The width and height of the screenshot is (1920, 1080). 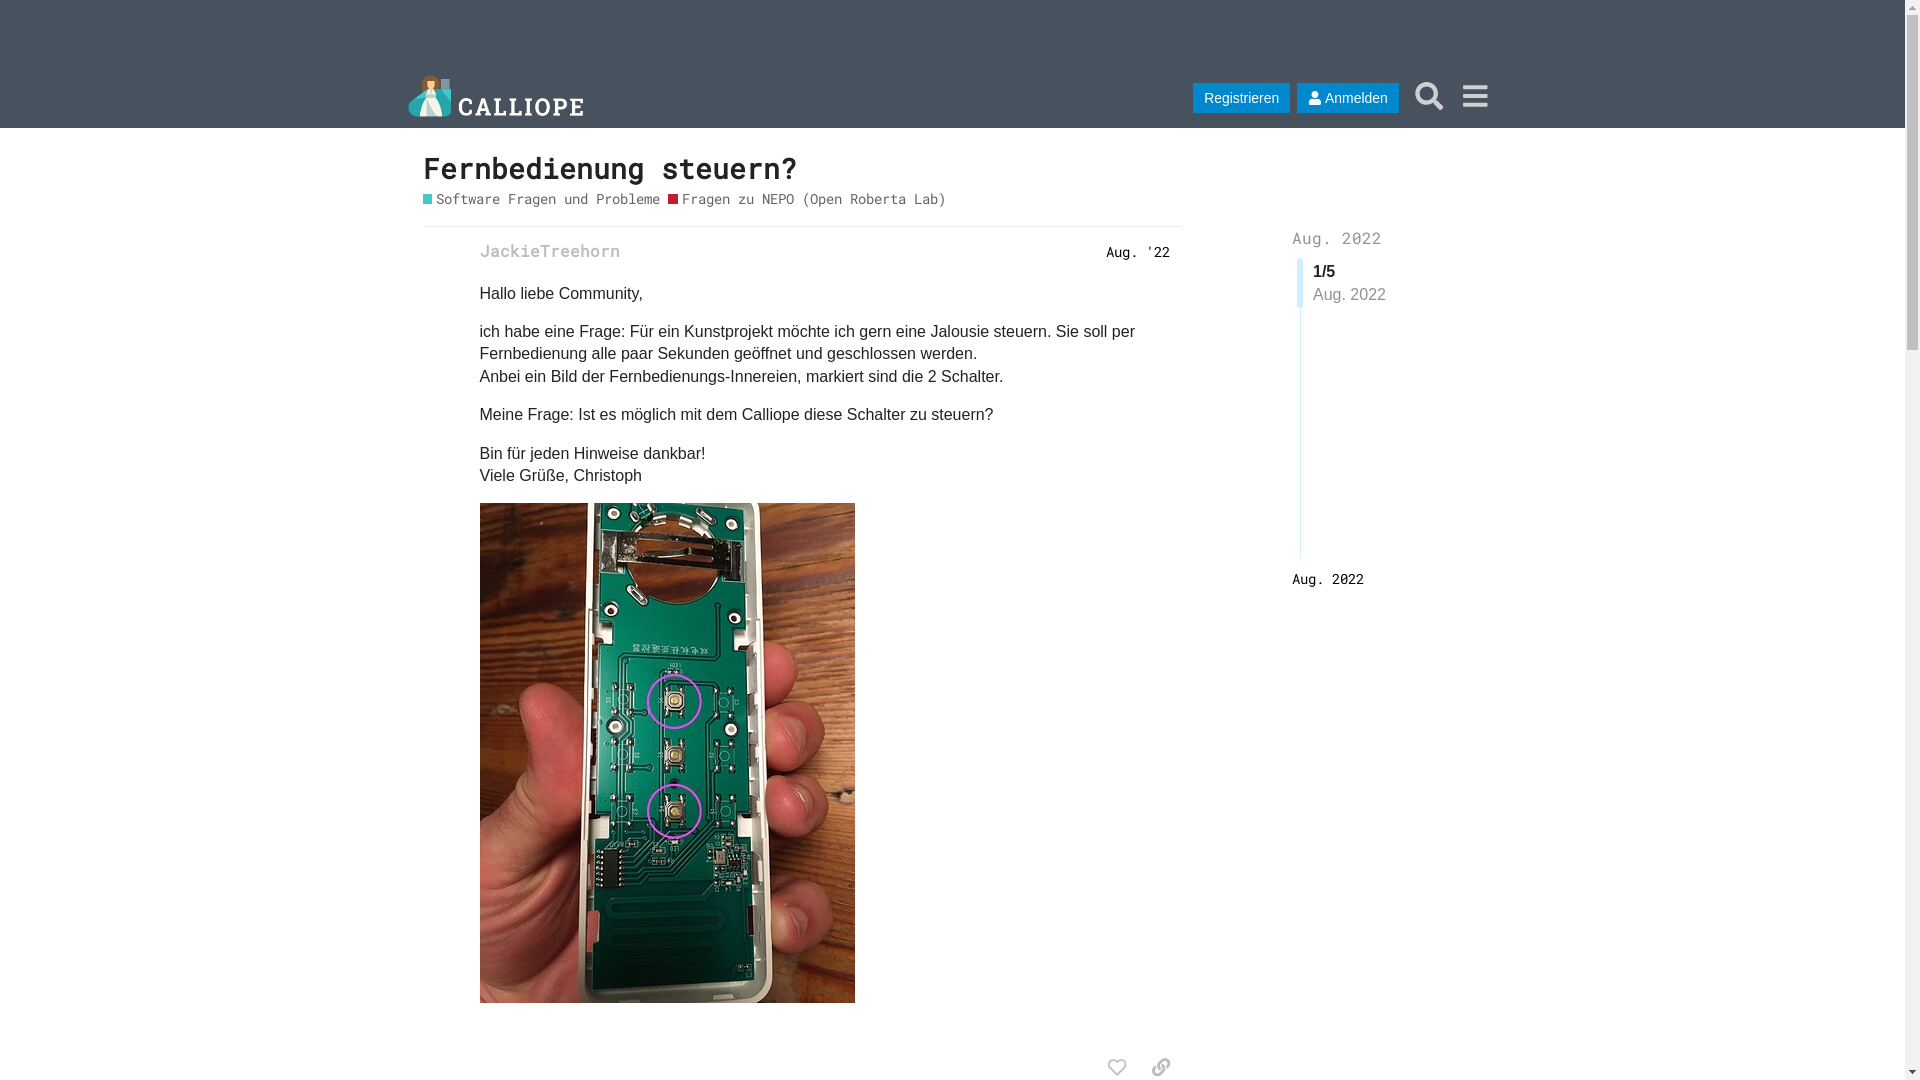 I want to click on 'Software Fragen und Probleme', so click(x=541, y=198).